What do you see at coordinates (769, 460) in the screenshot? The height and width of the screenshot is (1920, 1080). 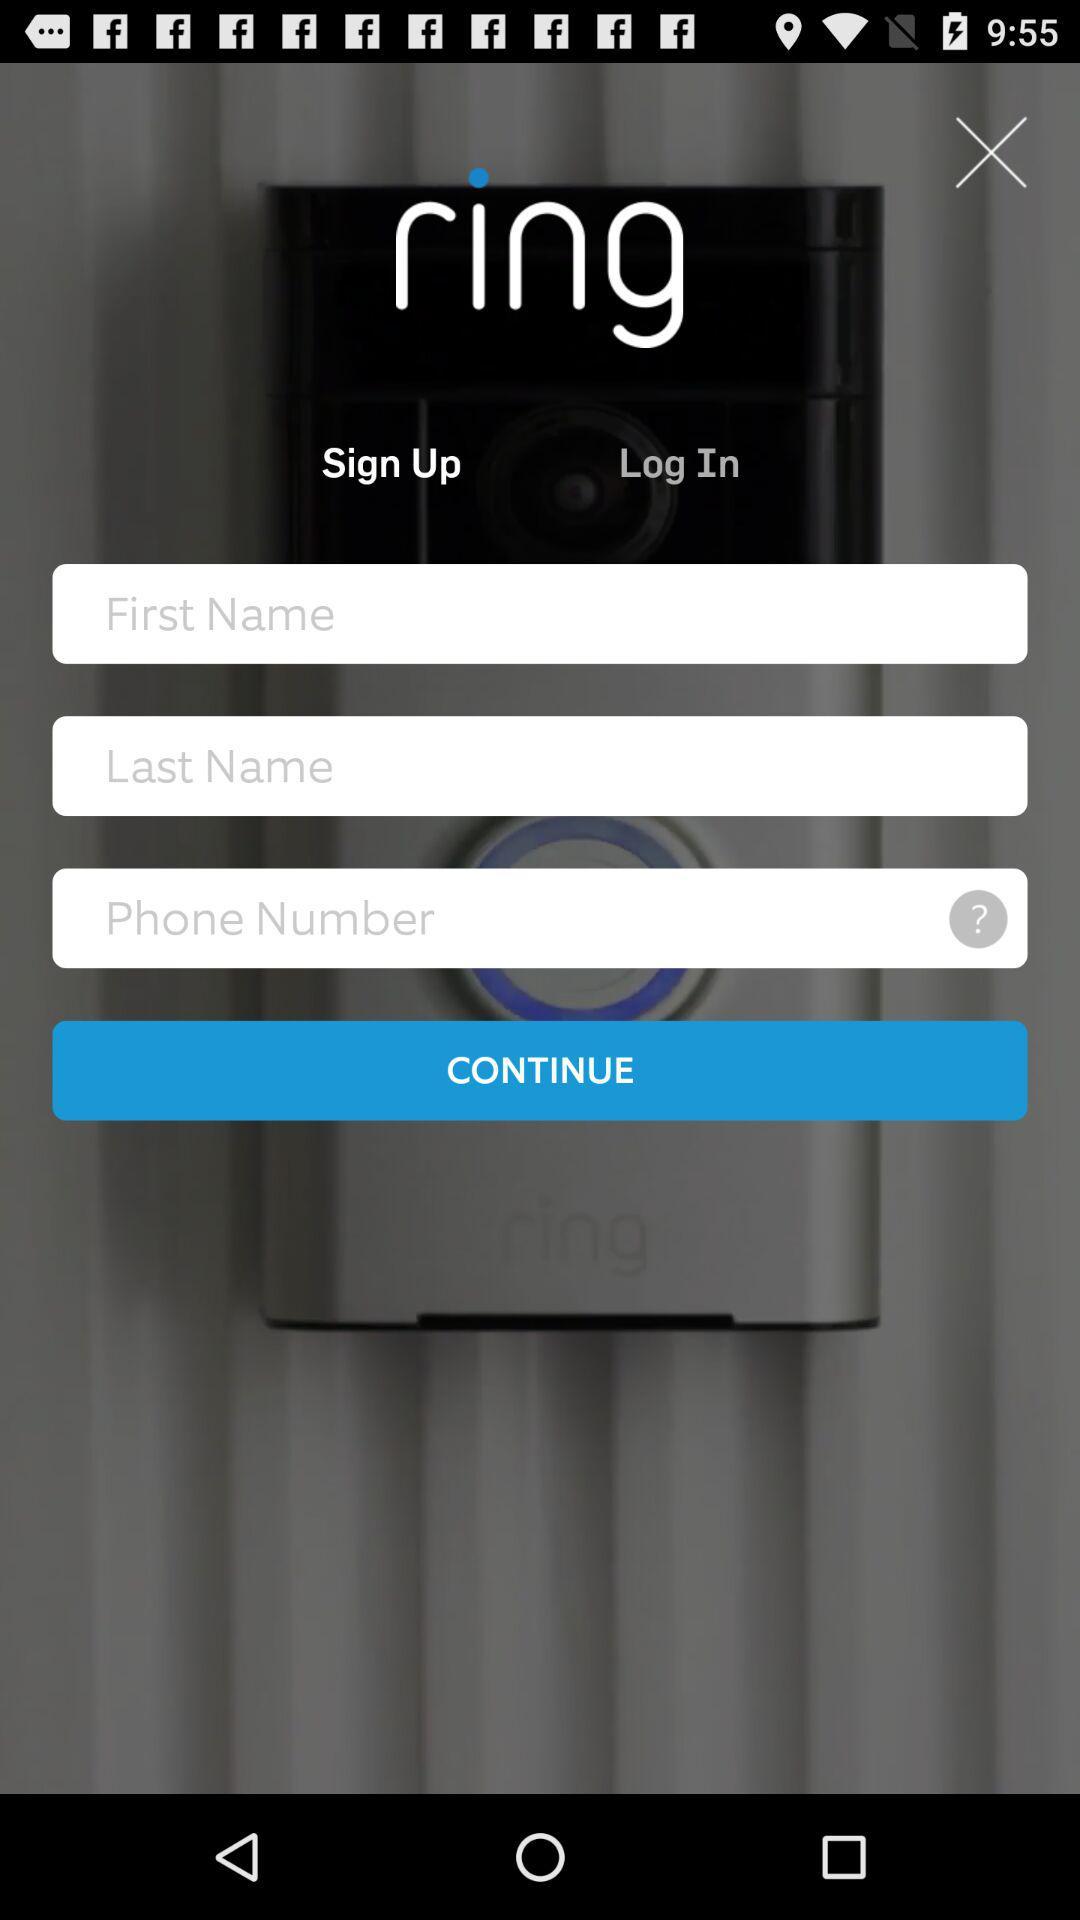 I see `the item to the right of the sign up icon` at bounding box center [769, 460].